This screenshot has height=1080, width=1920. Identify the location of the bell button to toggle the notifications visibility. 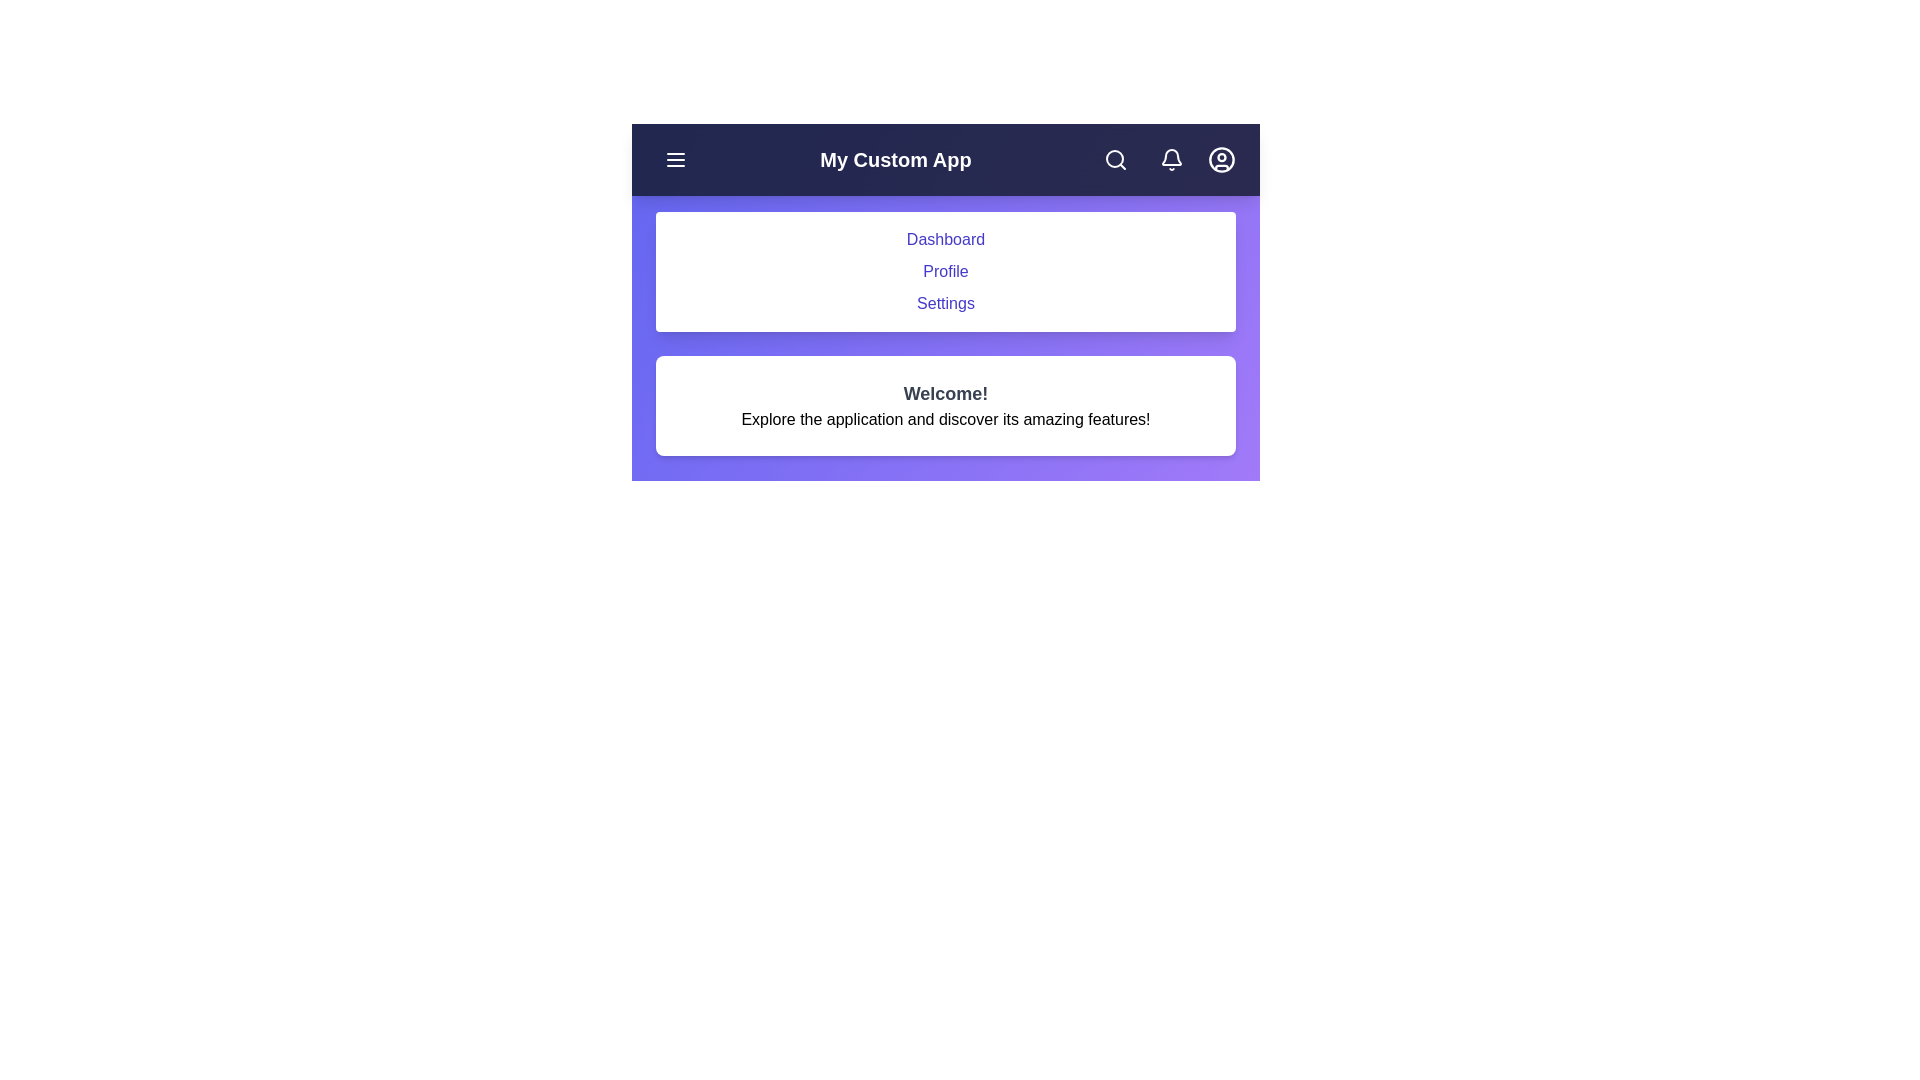
(1171, 158).